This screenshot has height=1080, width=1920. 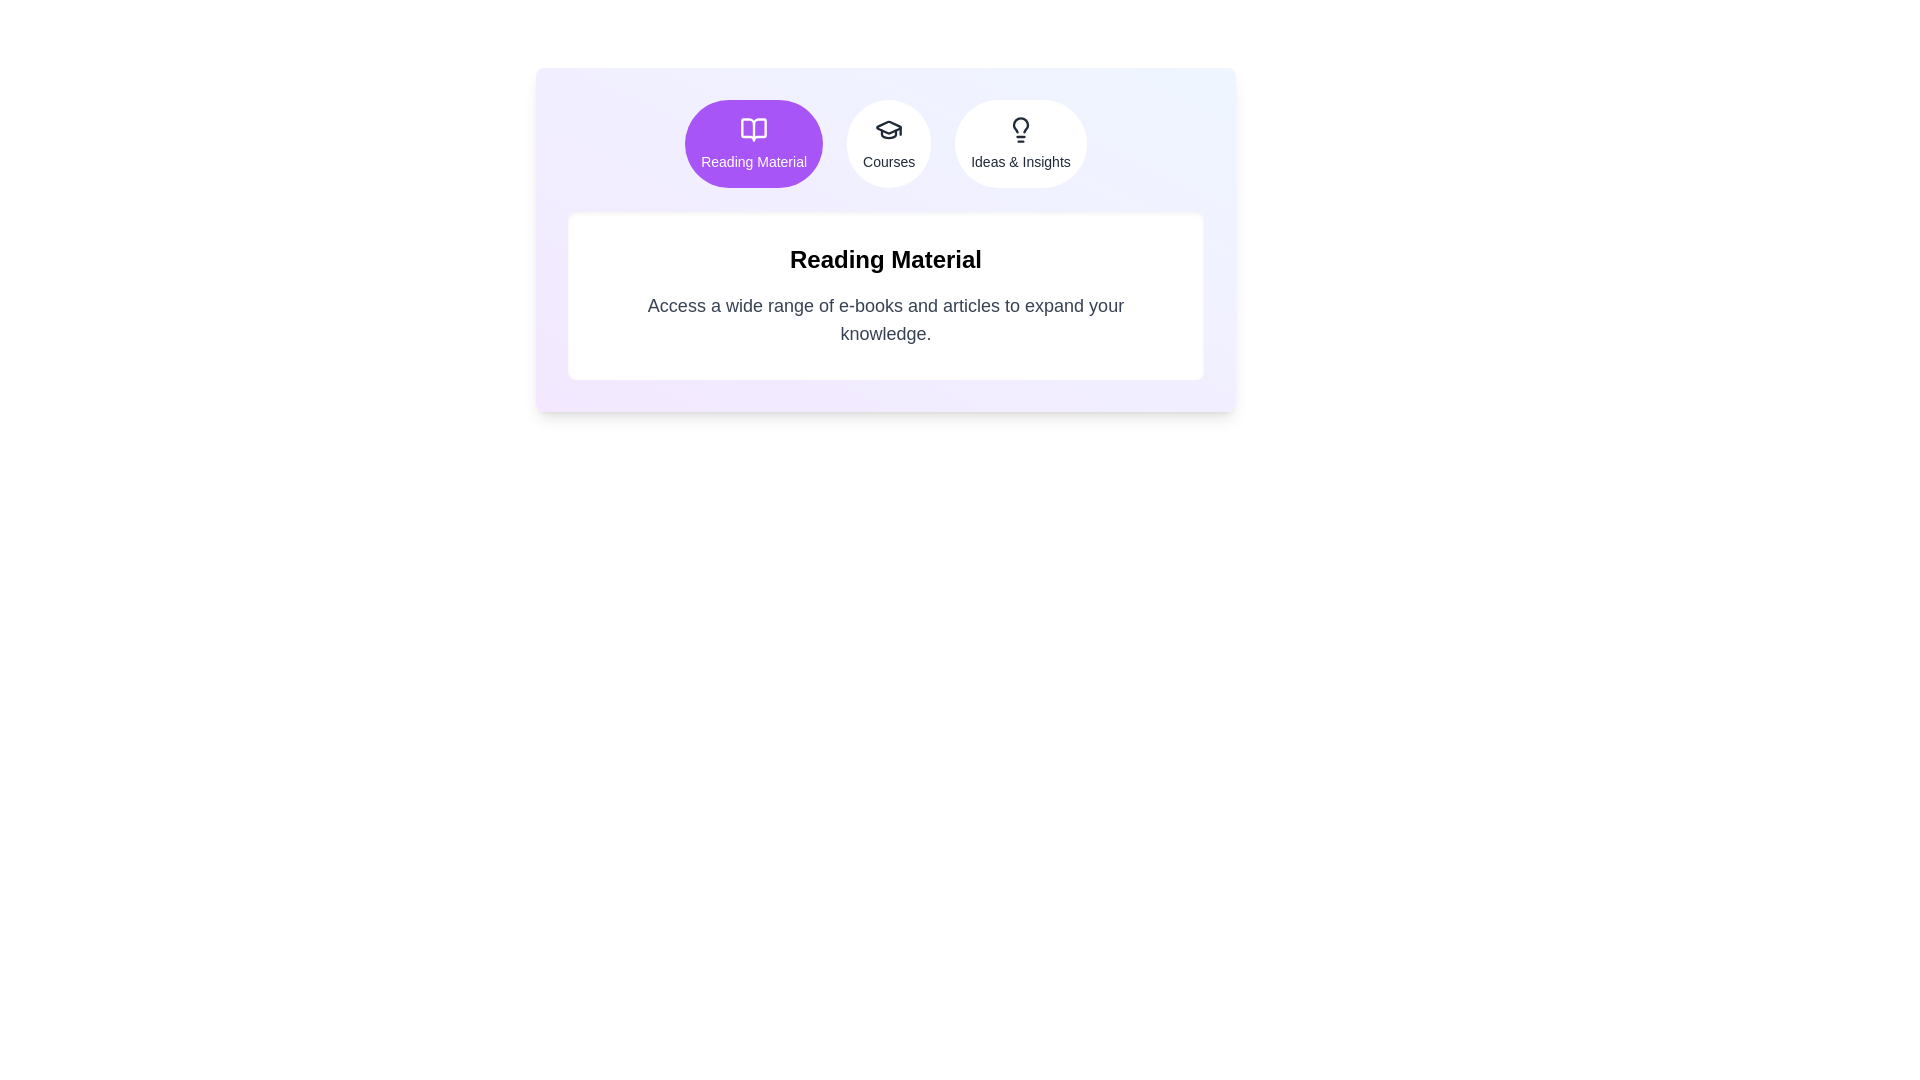 What do you see at coordinates (1021, 142) in the screenshot?
I see `the tab labeled Ideas & Insights` at bounding box center [1021, 142].